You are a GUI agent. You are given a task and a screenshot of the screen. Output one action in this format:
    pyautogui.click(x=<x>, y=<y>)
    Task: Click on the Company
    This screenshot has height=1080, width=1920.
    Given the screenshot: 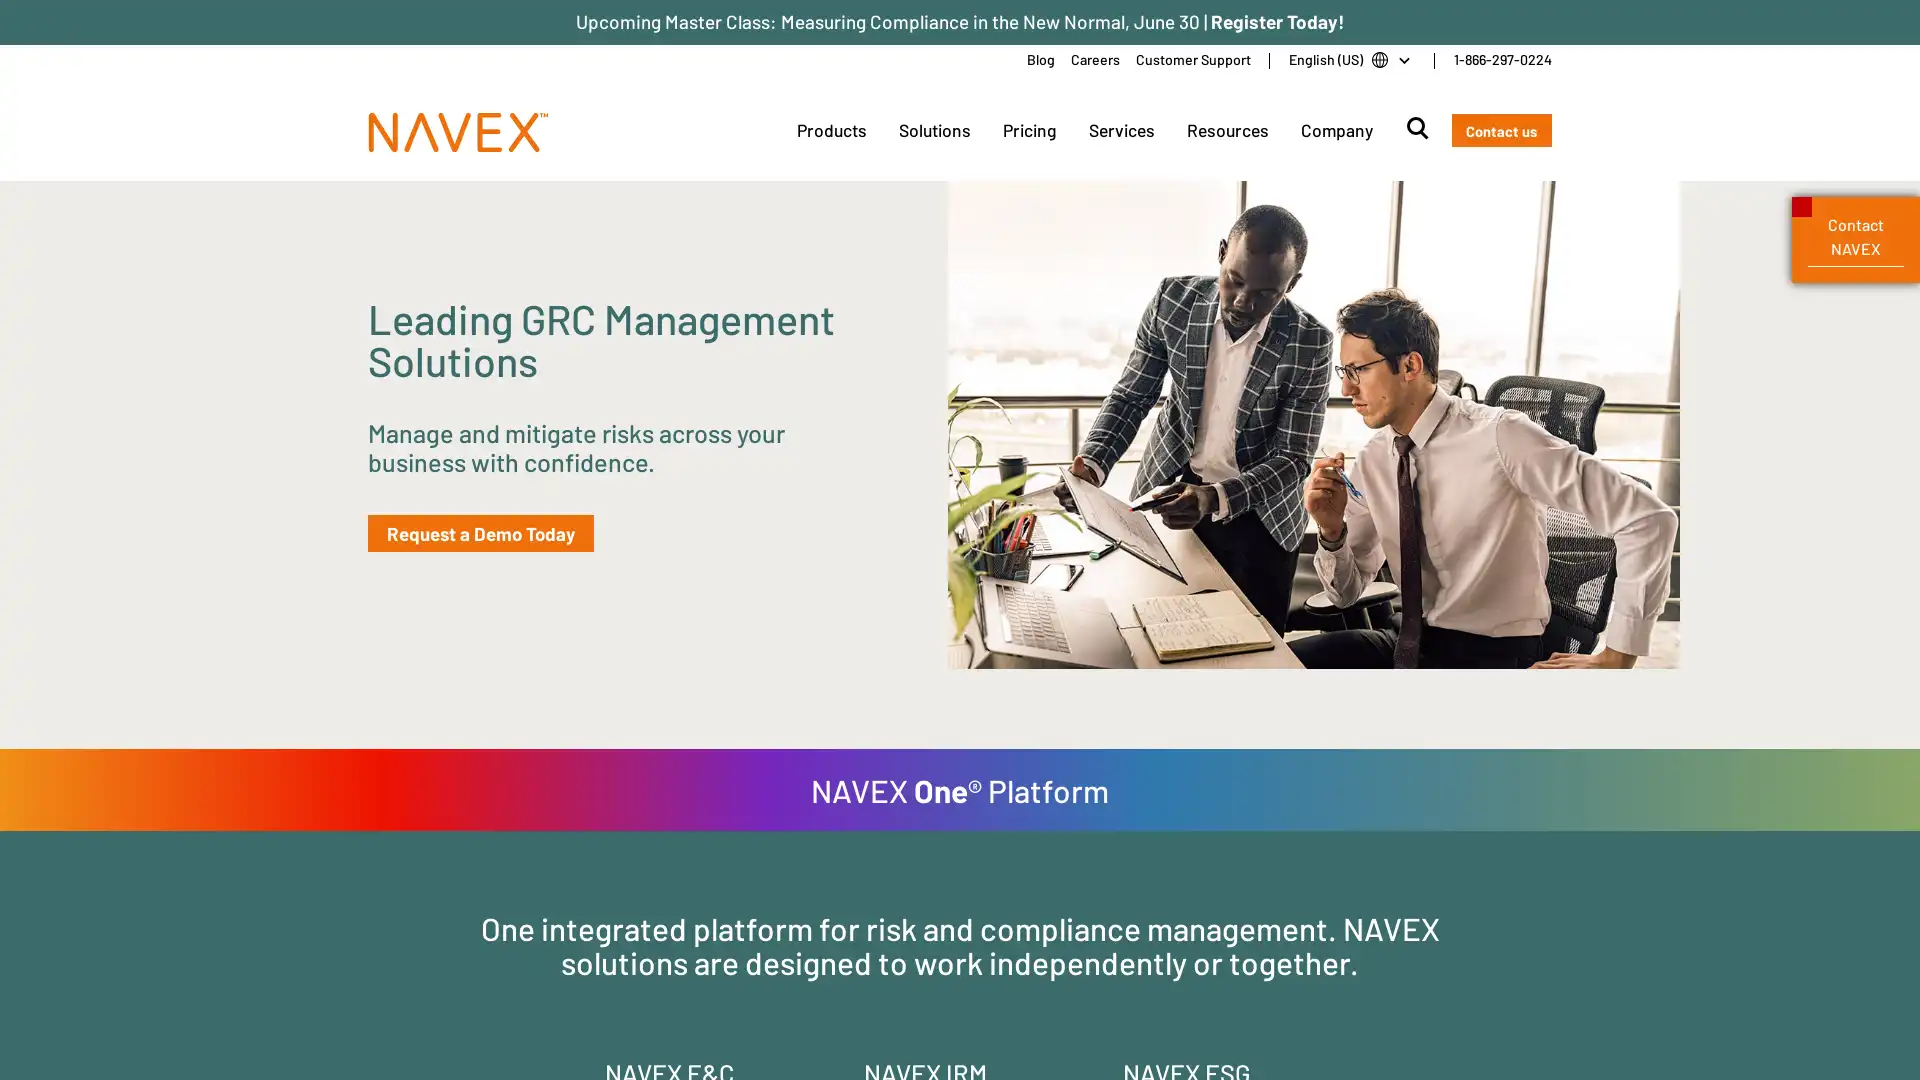 What is the action you would take?
    pyautogui.click(x=1335, y=130)
    